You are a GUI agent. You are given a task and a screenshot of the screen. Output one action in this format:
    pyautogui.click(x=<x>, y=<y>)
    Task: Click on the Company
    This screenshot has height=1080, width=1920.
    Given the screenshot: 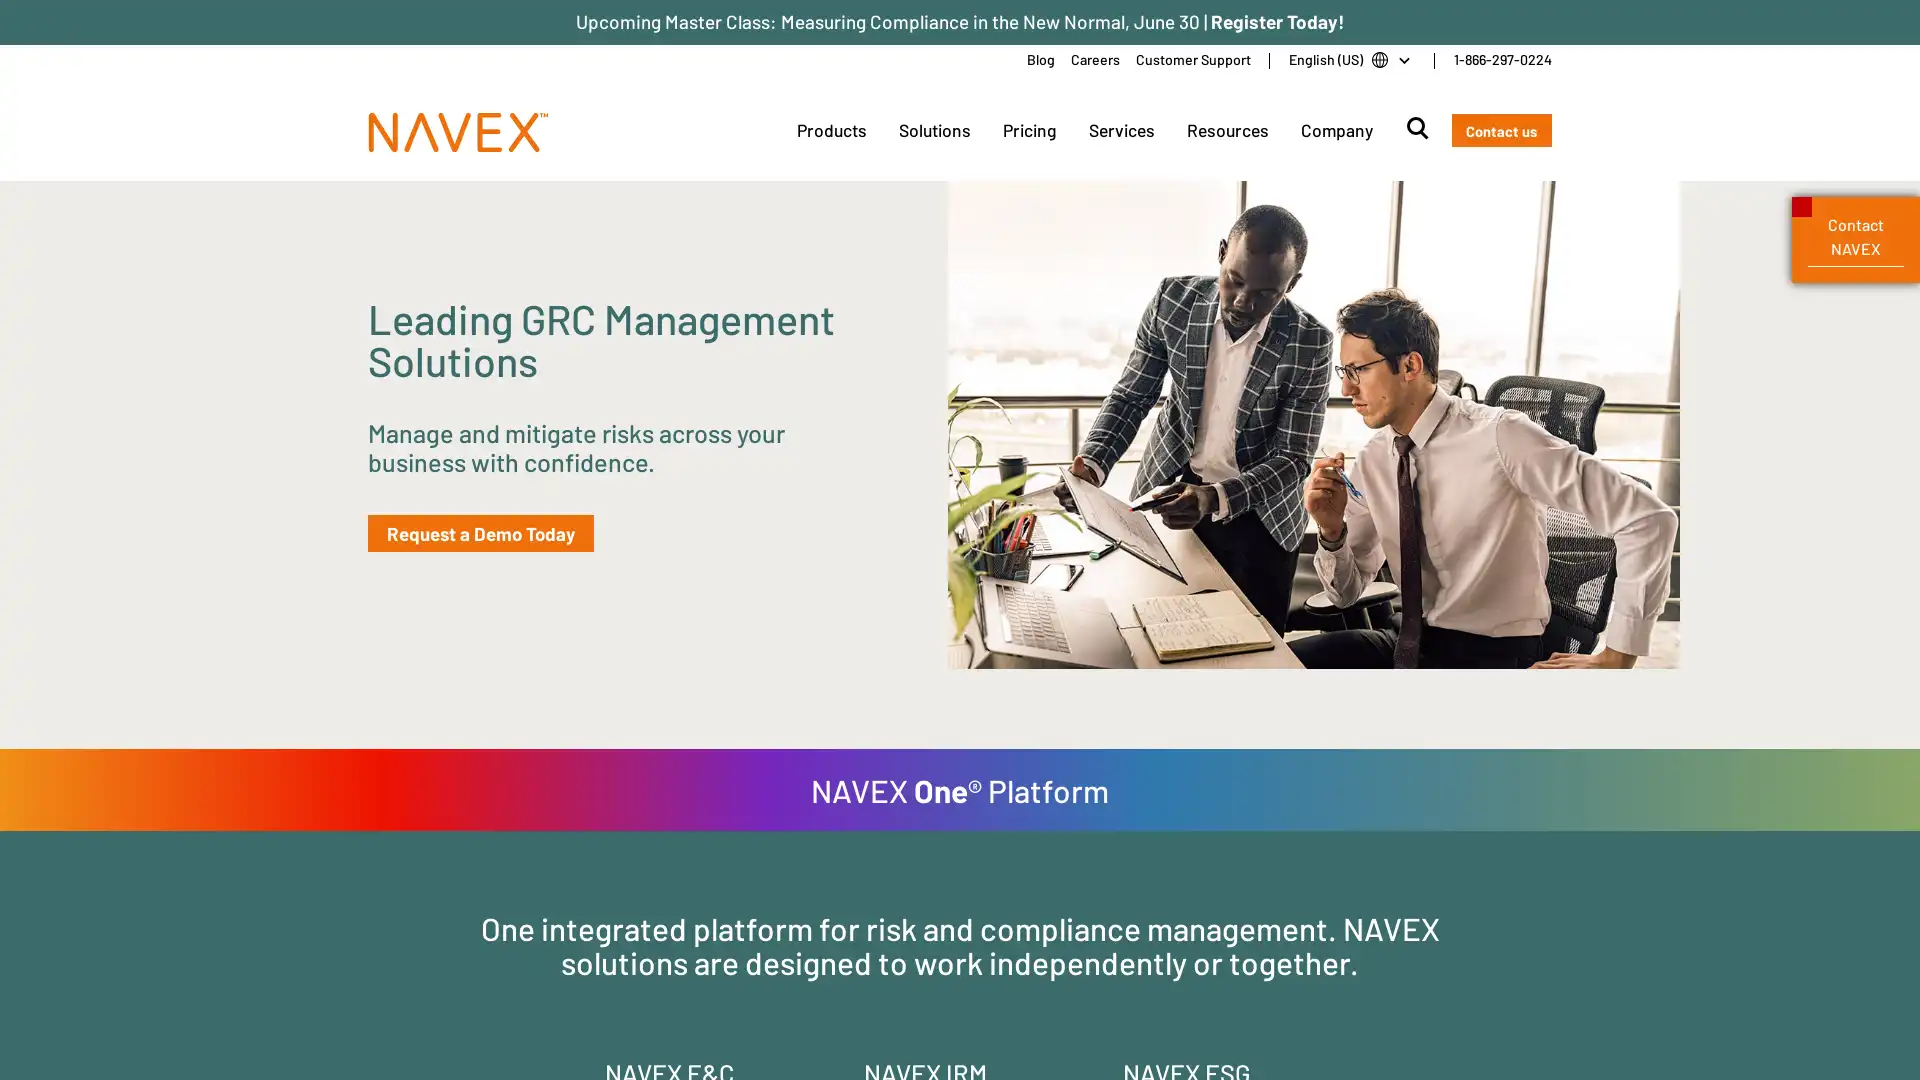 What is the action you would take?
    pyautogui.click(x=1335, y=130)
    